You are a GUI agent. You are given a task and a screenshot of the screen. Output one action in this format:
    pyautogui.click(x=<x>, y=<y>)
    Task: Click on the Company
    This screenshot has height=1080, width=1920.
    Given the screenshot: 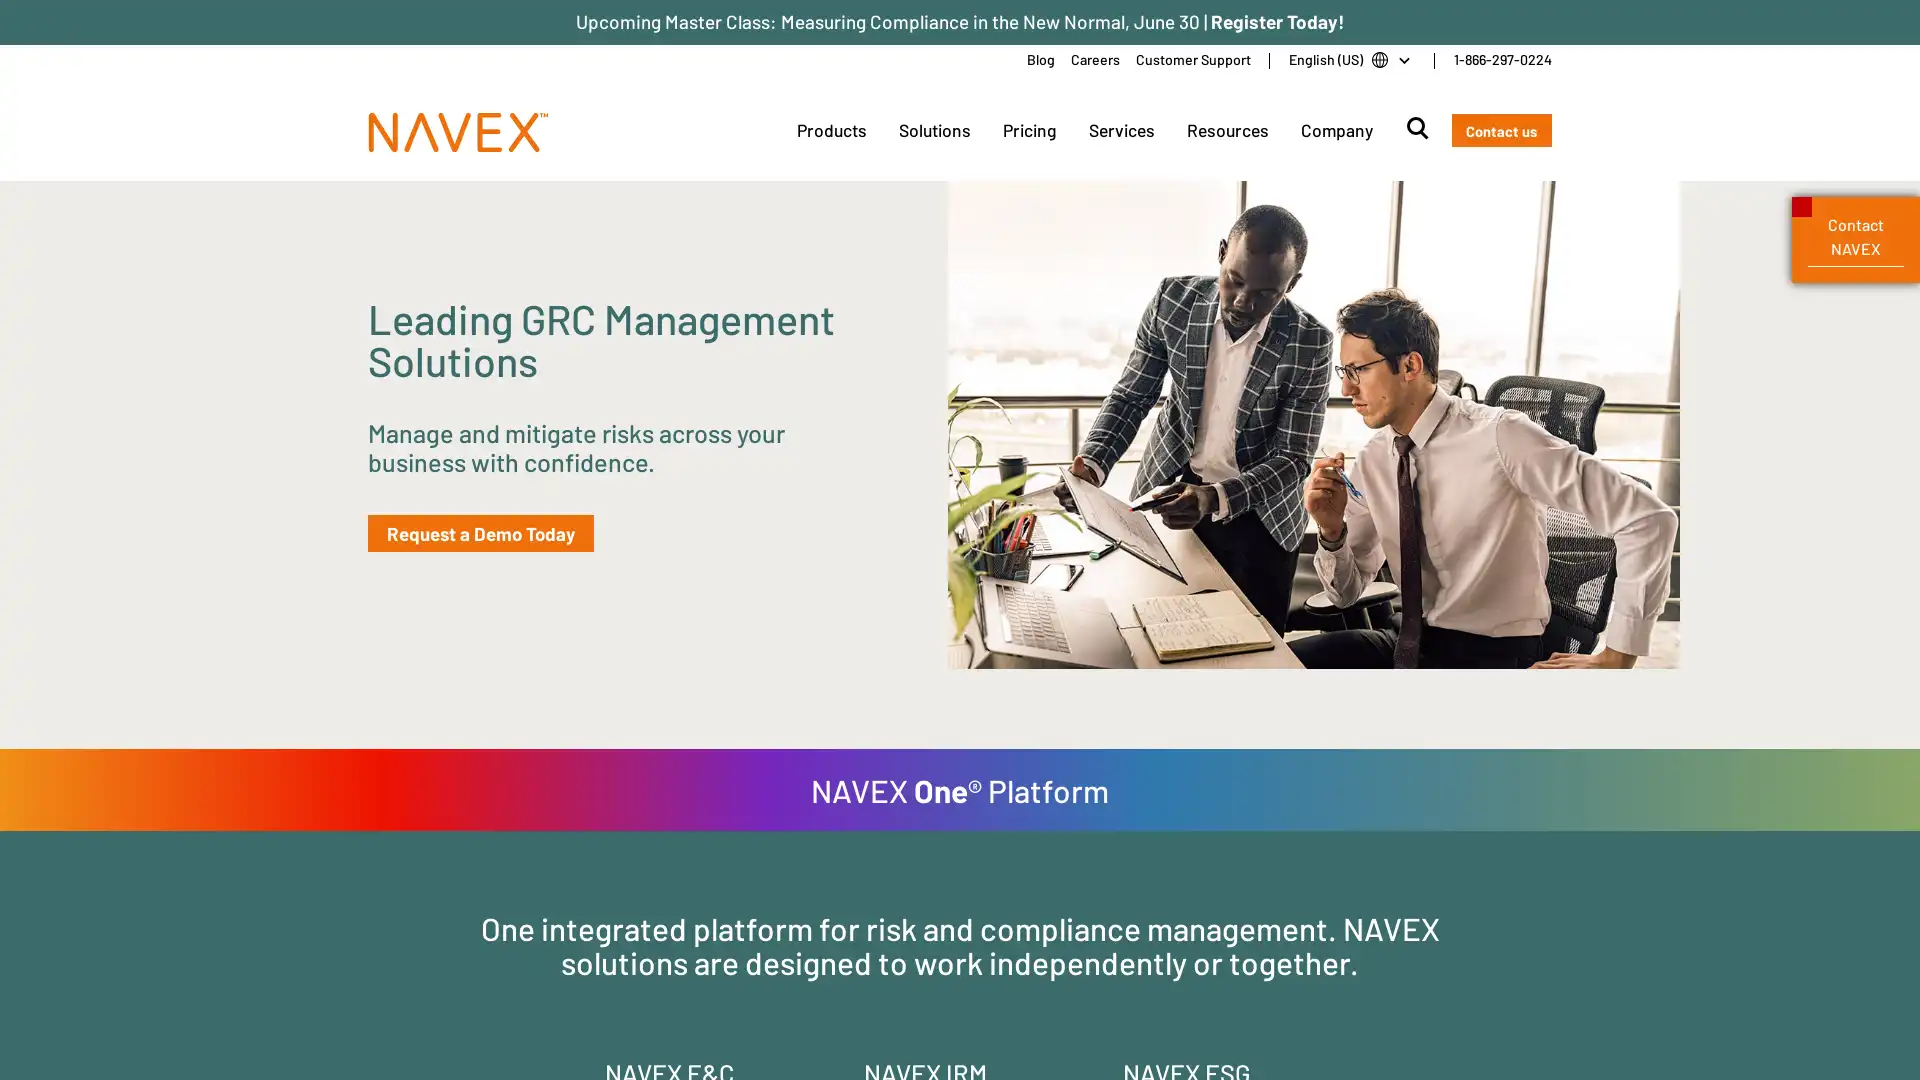 What is the action you would take?
    pyautogui.click(x=1335, y=130)
    